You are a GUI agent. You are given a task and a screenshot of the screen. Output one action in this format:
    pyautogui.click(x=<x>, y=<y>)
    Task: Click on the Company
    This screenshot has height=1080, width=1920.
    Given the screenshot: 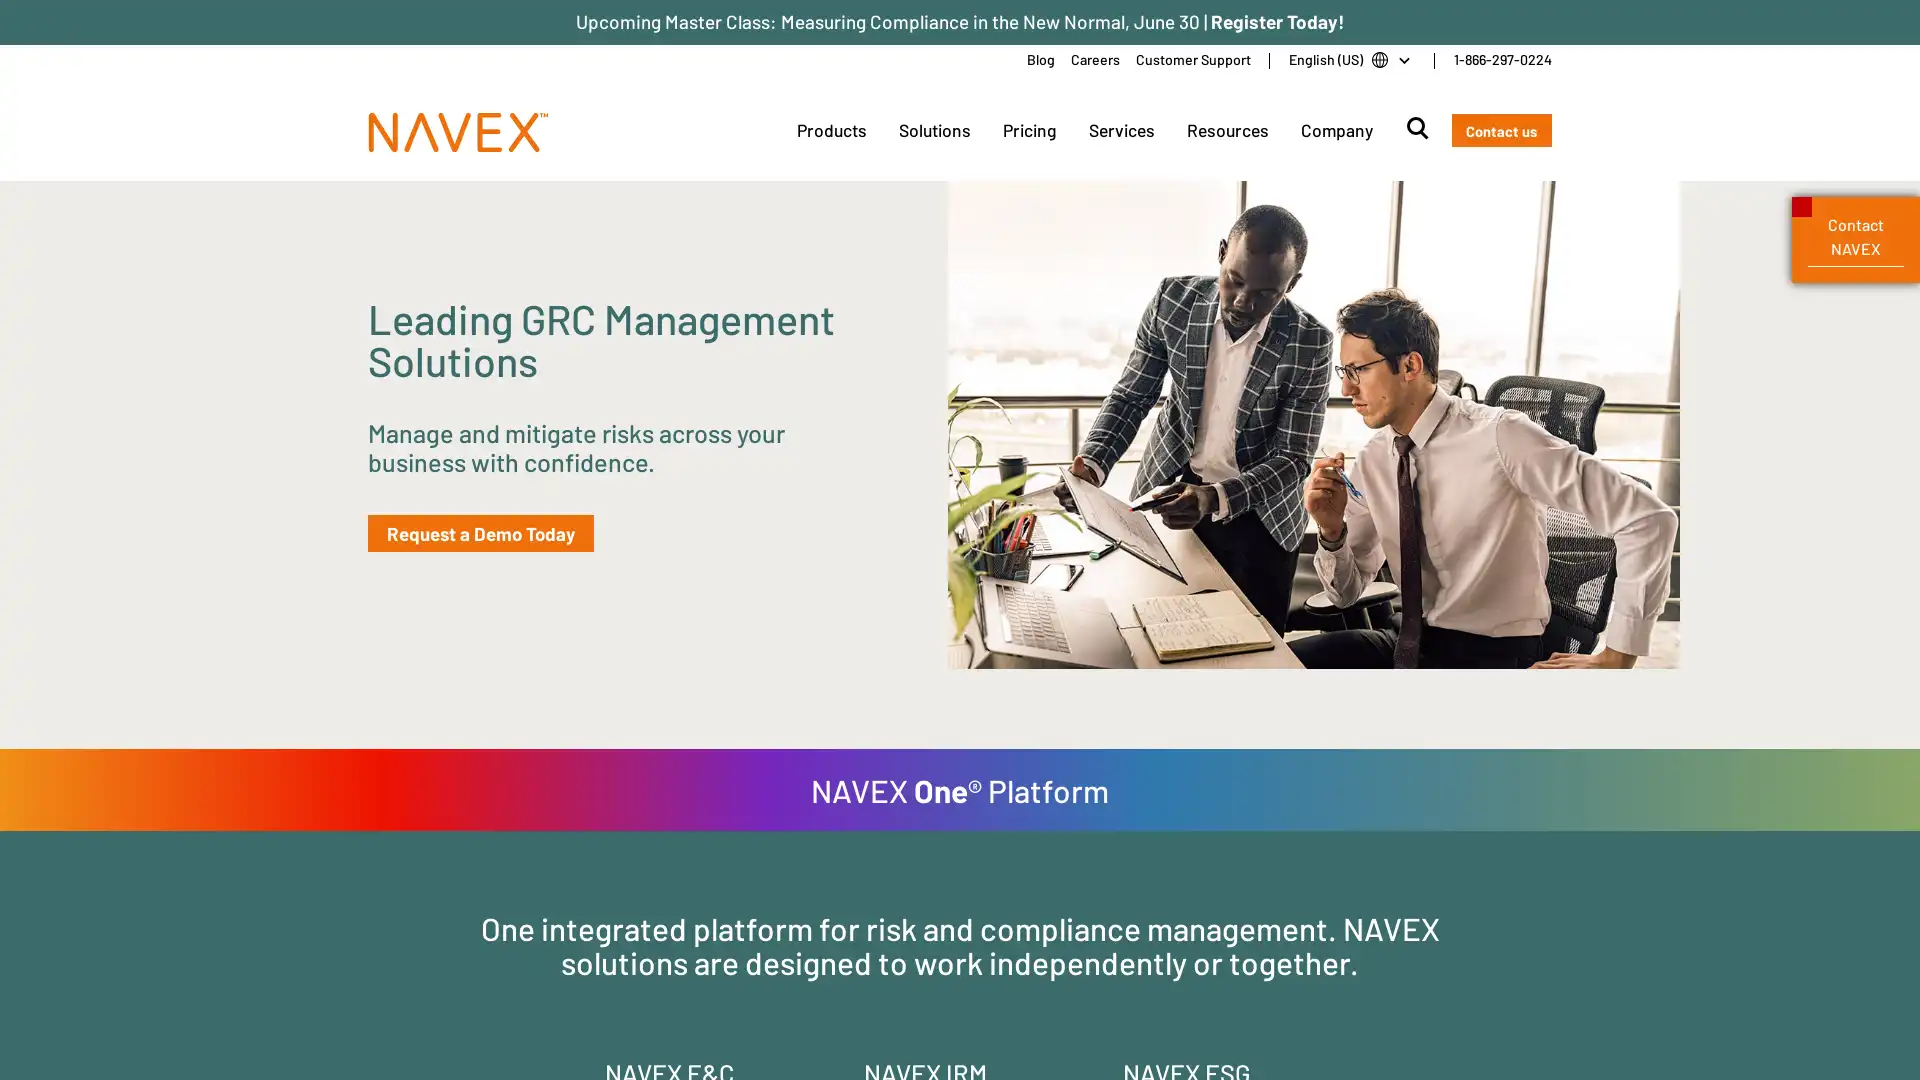 What is the action you would take?
    pyautogui.click(x=1335, y=130)
    